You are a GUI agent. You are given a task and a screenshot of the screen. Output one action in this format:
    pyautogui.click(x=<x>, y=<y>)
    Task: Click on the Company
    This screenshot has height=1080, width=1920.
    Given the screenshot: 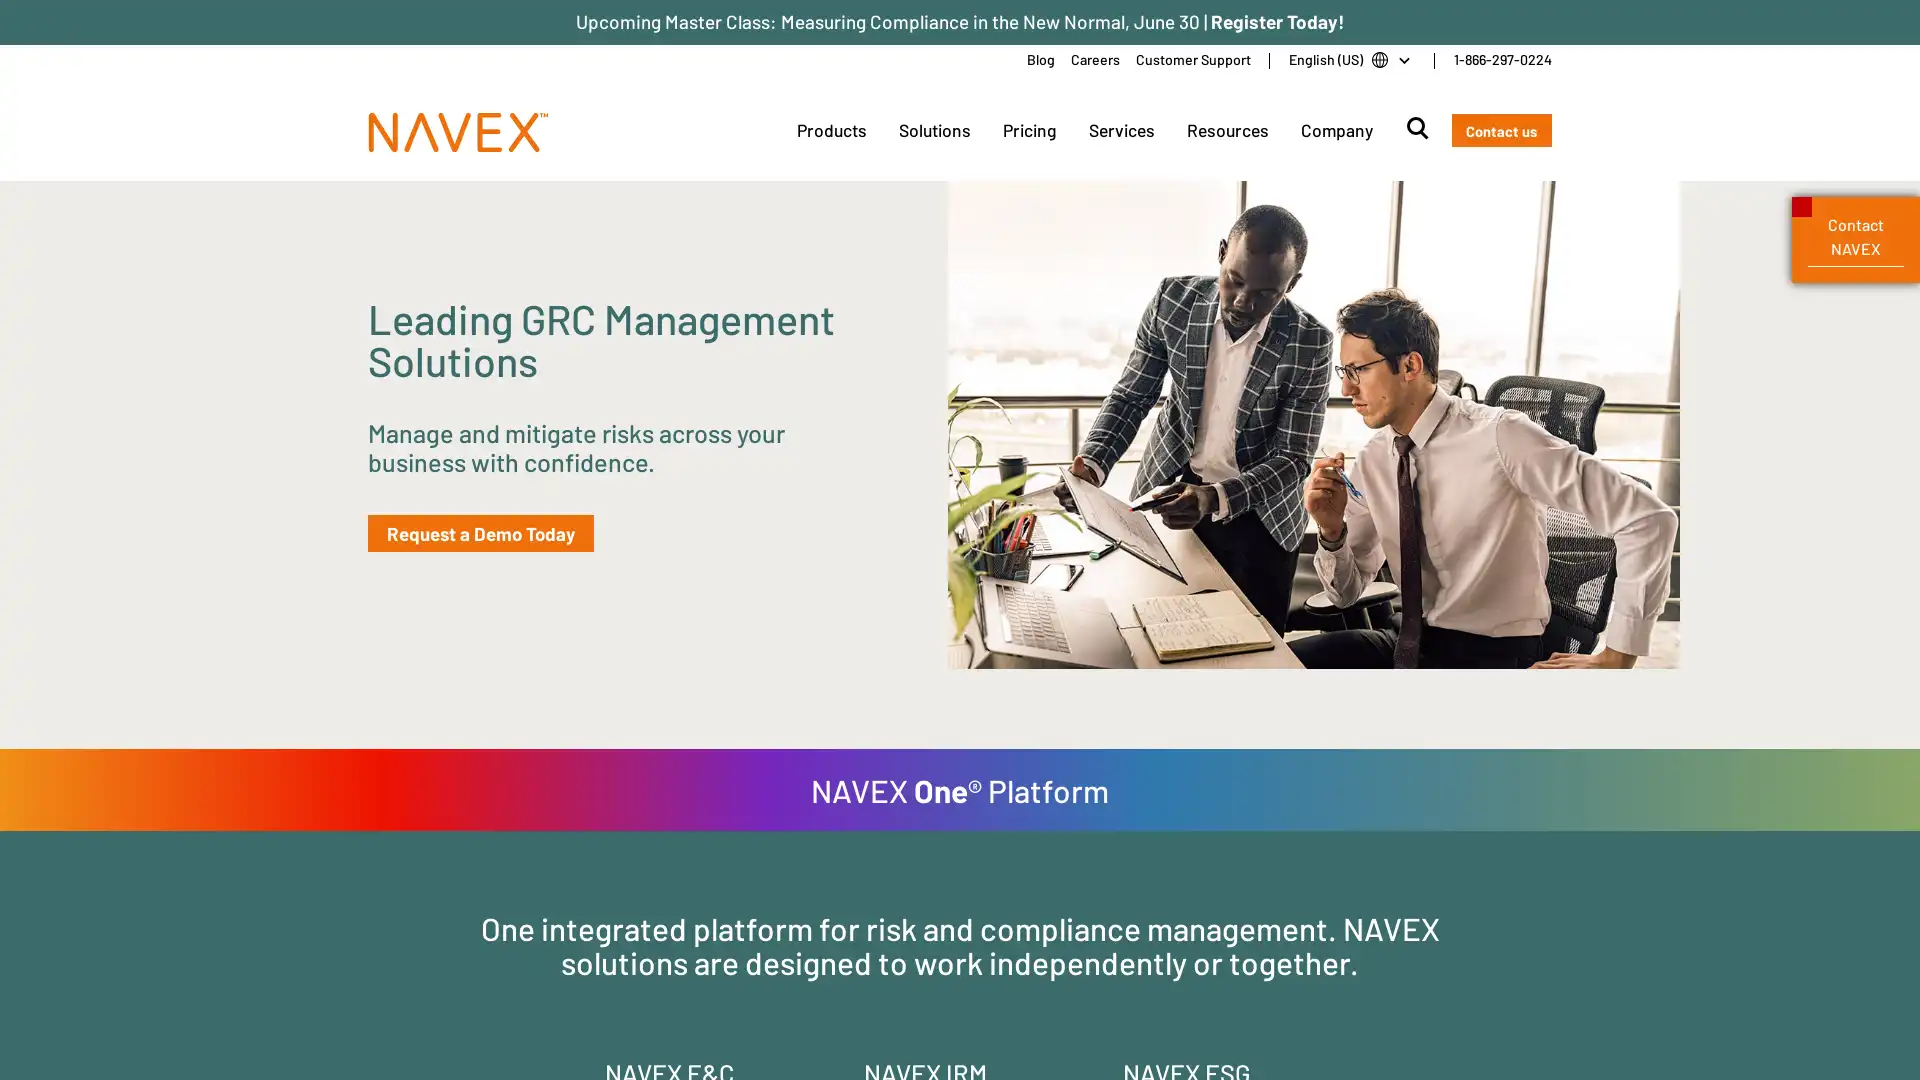 What is the action you would take?
    pyautogui.click(x=1335, y=130)
    